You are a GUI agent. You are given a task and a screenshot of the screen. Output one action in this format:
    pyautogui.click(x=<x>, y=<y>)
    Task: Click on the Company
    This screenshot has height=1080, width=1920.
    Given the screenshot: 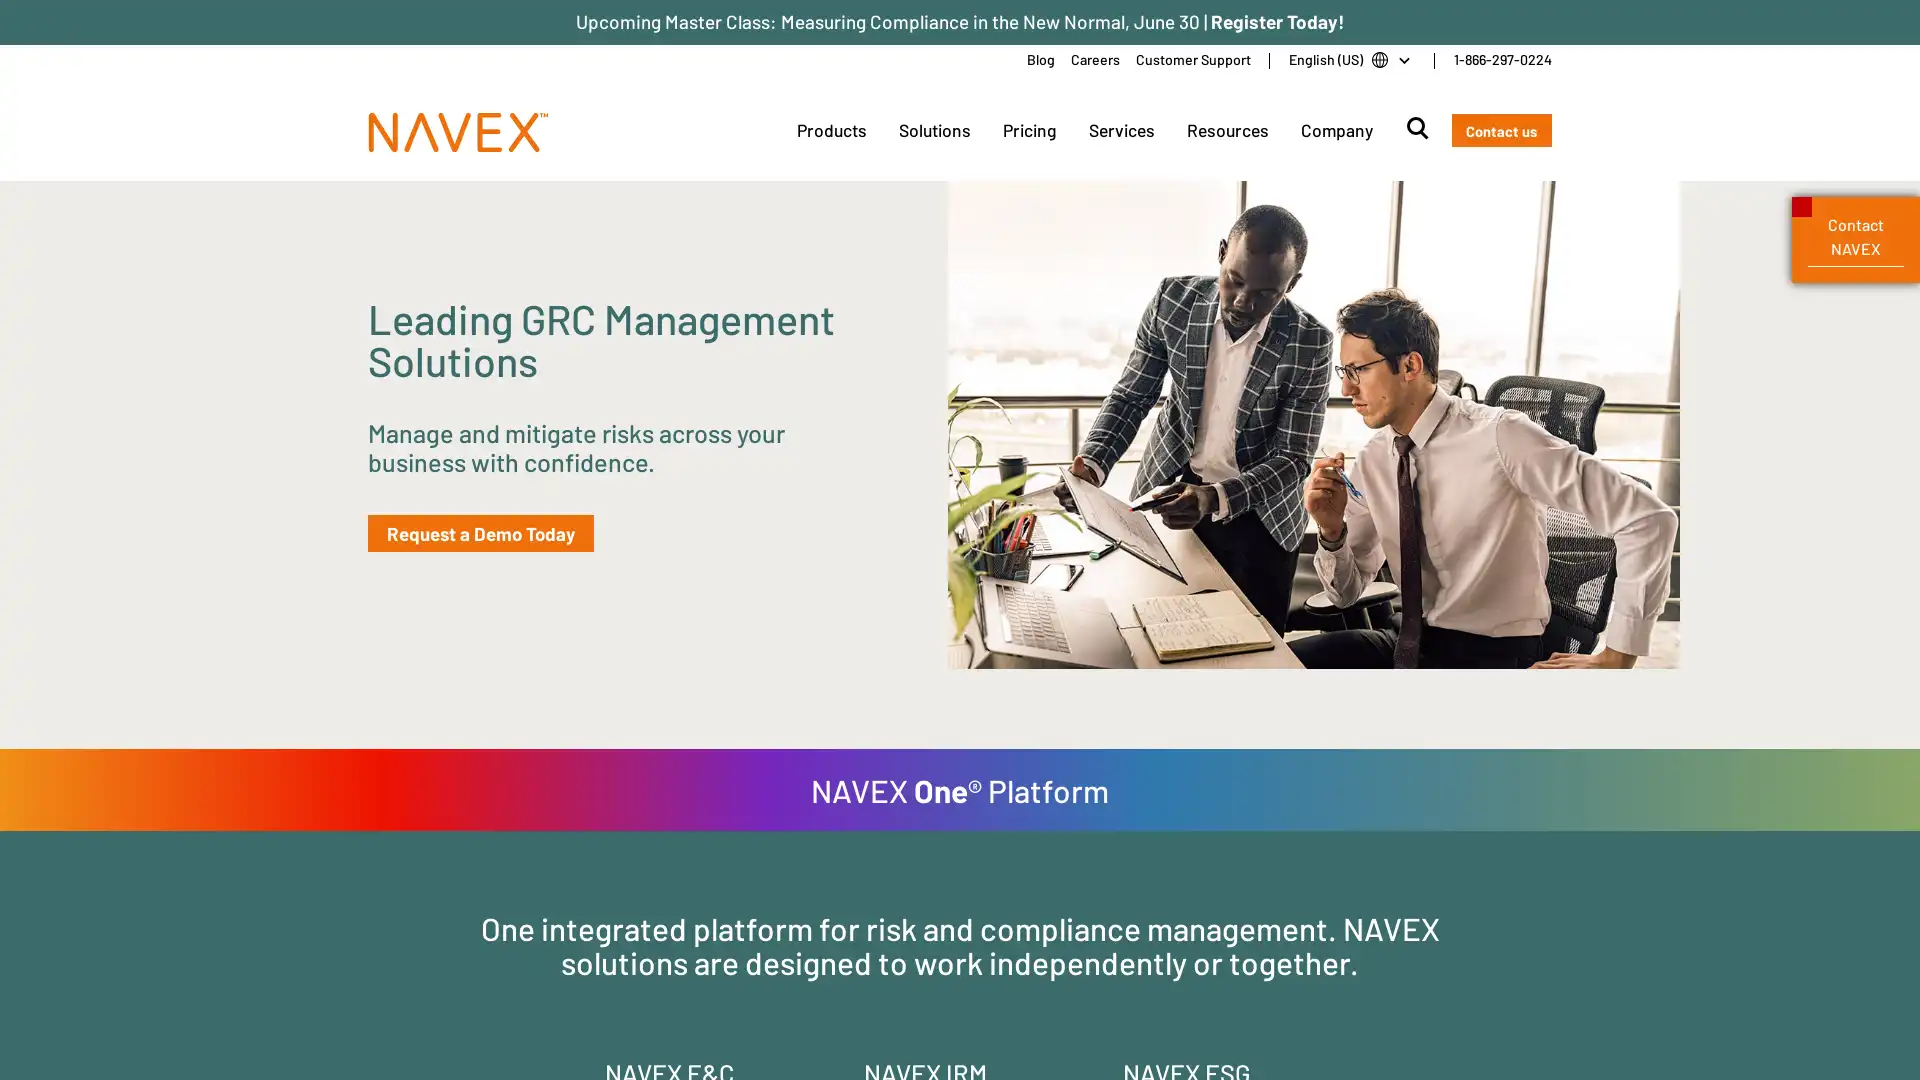 What is the action you would take?
    pyautogui.click(x=1335, y=130)
    